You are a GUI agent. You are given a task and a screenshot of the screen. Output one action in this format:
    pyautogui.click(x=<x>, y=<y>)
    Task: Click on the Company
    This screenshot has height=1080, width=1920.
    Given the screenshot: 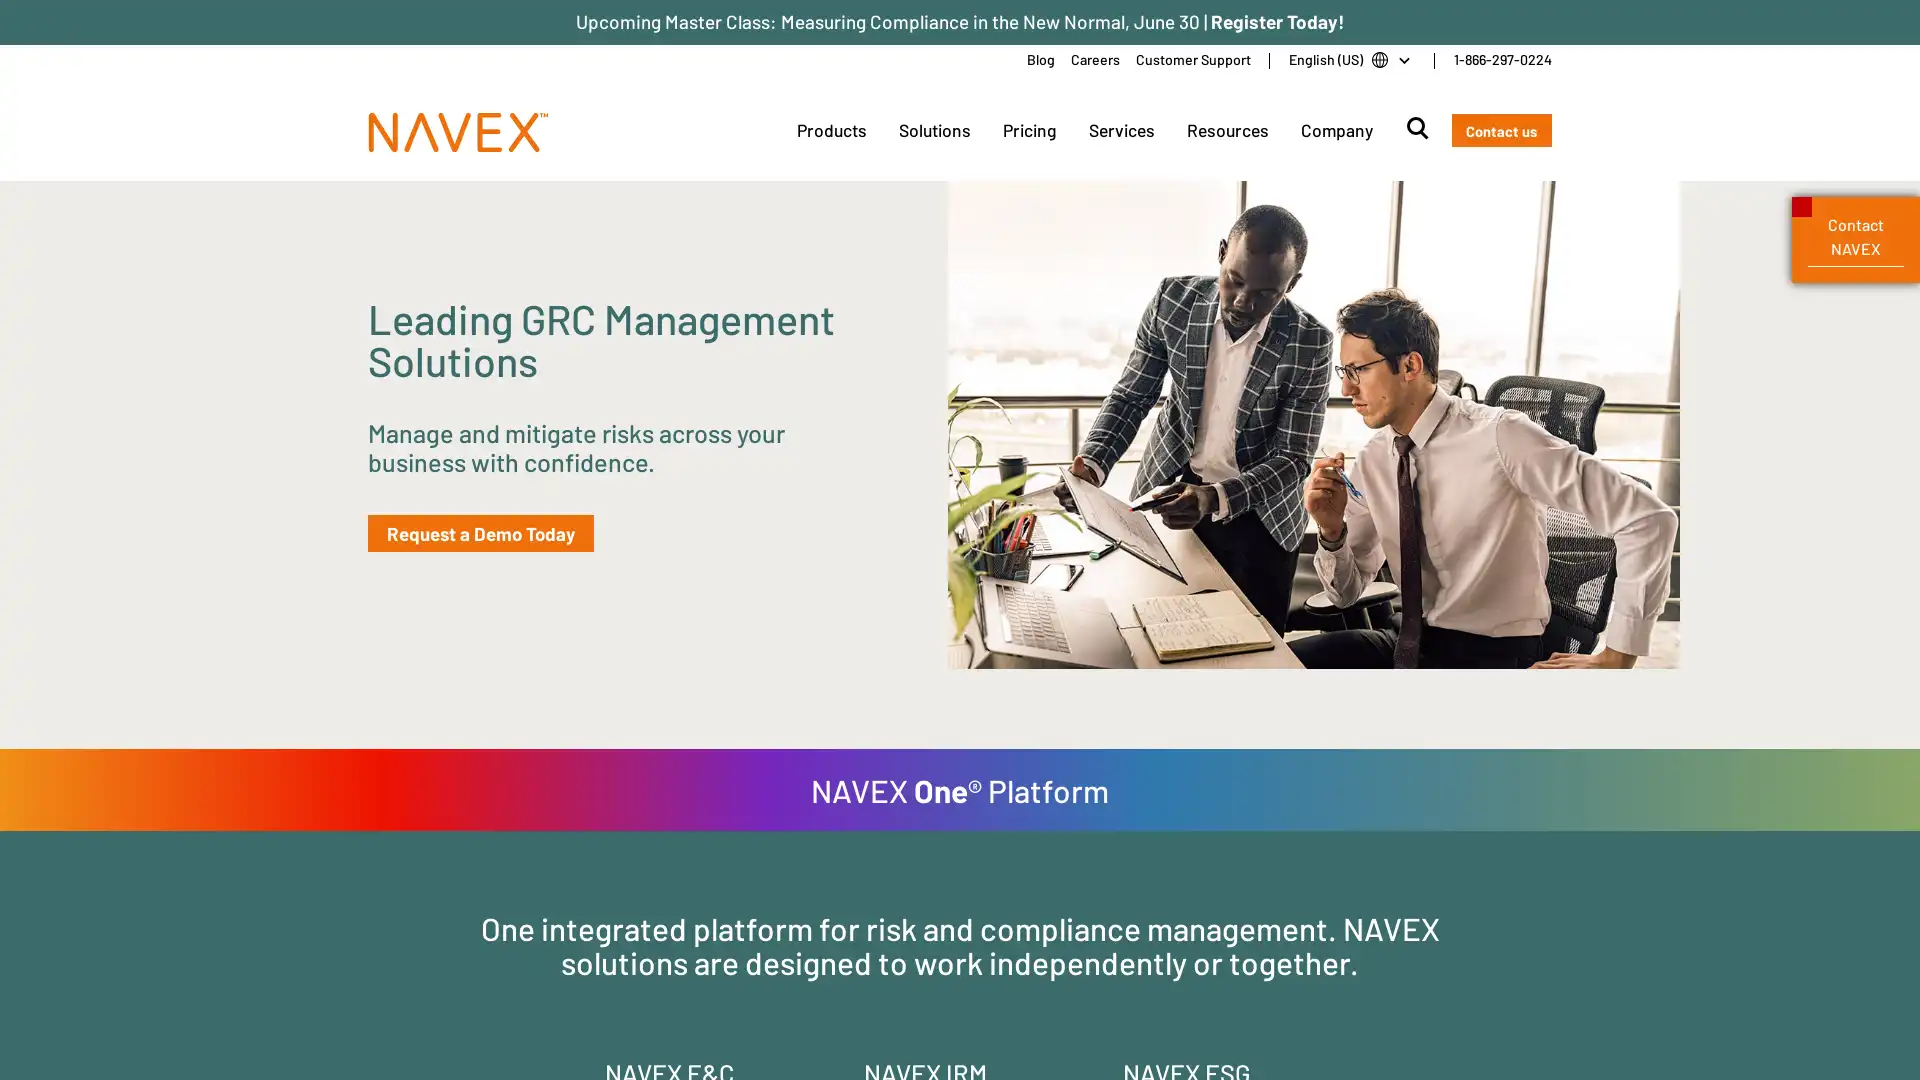 What is the action you would take?
    pyautogui.click(x=1335, y=130)
    